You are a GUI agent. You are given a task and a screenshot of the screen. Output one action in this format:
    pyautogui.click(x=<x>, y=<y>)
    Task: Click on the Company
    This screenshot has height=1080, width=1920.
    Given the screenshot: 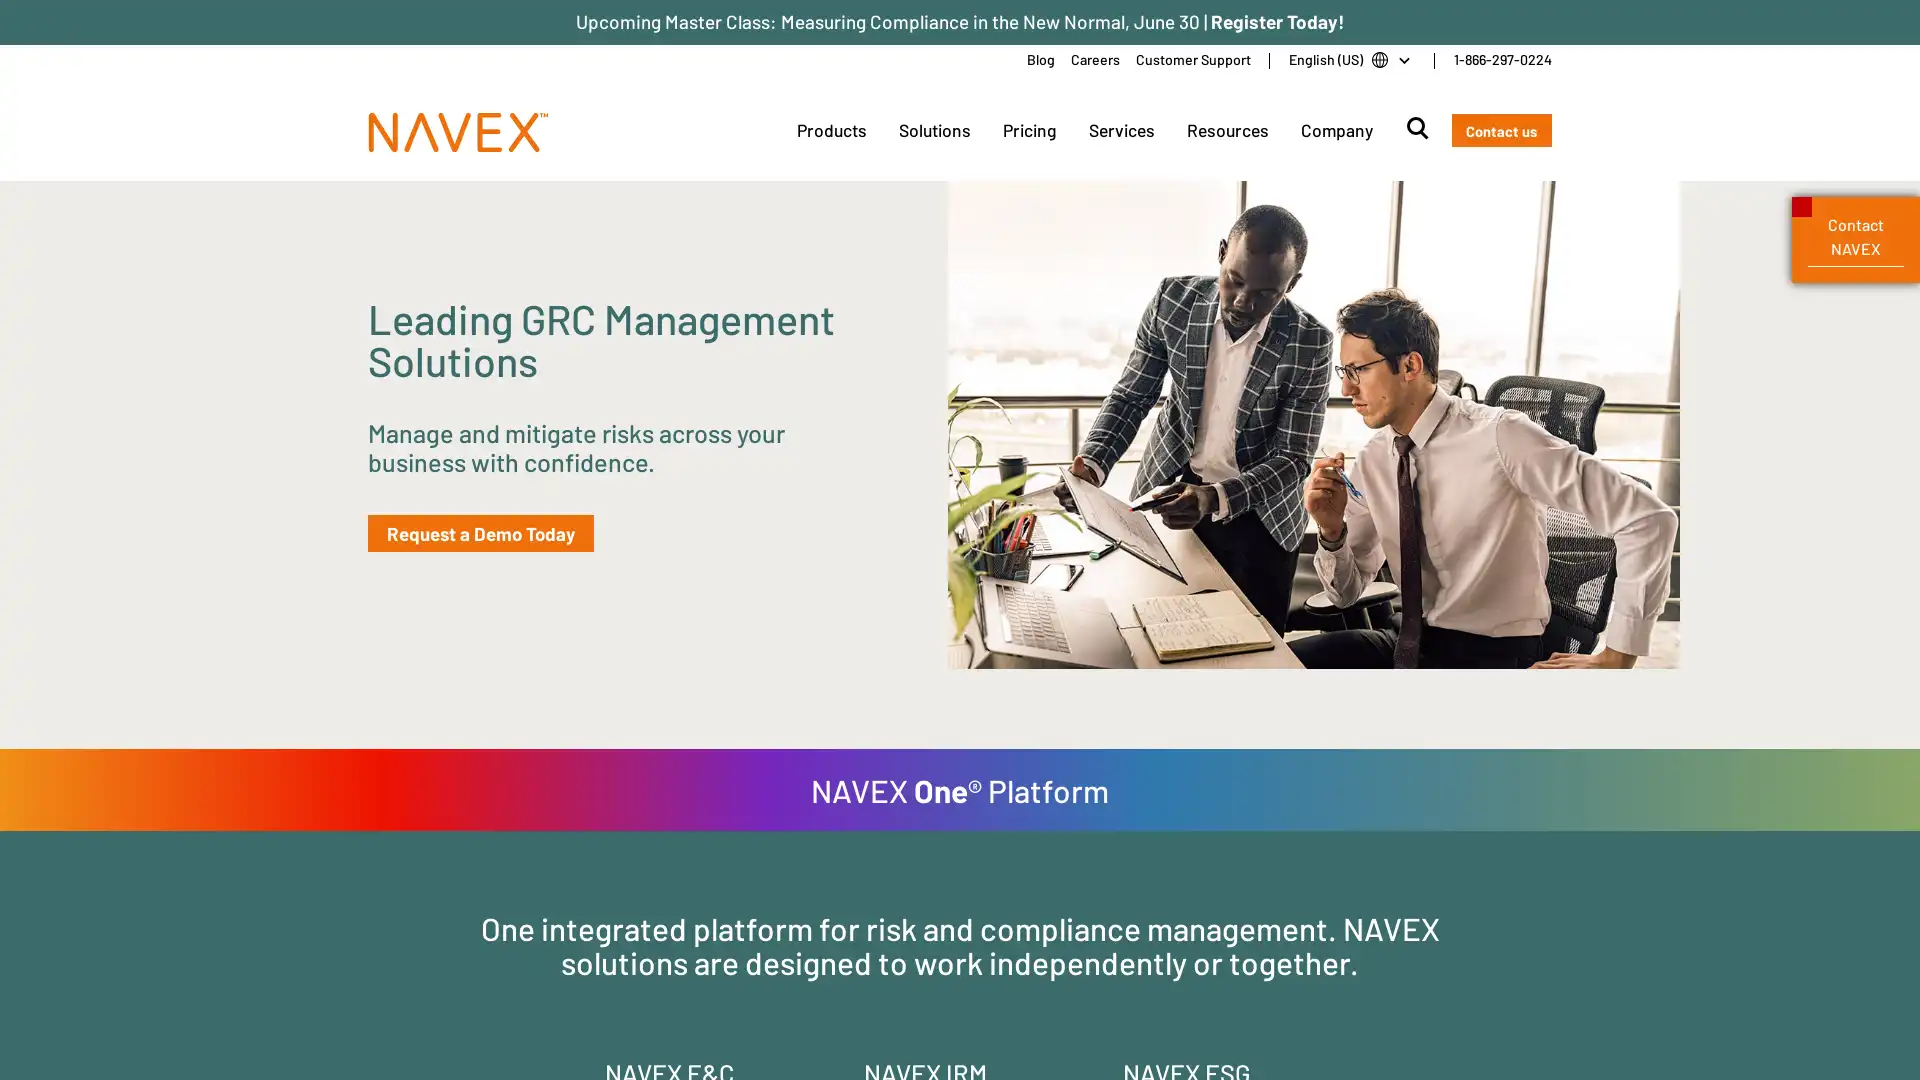 What is the action you would take?
    pyautogui.click(x=1335, y=130)
    